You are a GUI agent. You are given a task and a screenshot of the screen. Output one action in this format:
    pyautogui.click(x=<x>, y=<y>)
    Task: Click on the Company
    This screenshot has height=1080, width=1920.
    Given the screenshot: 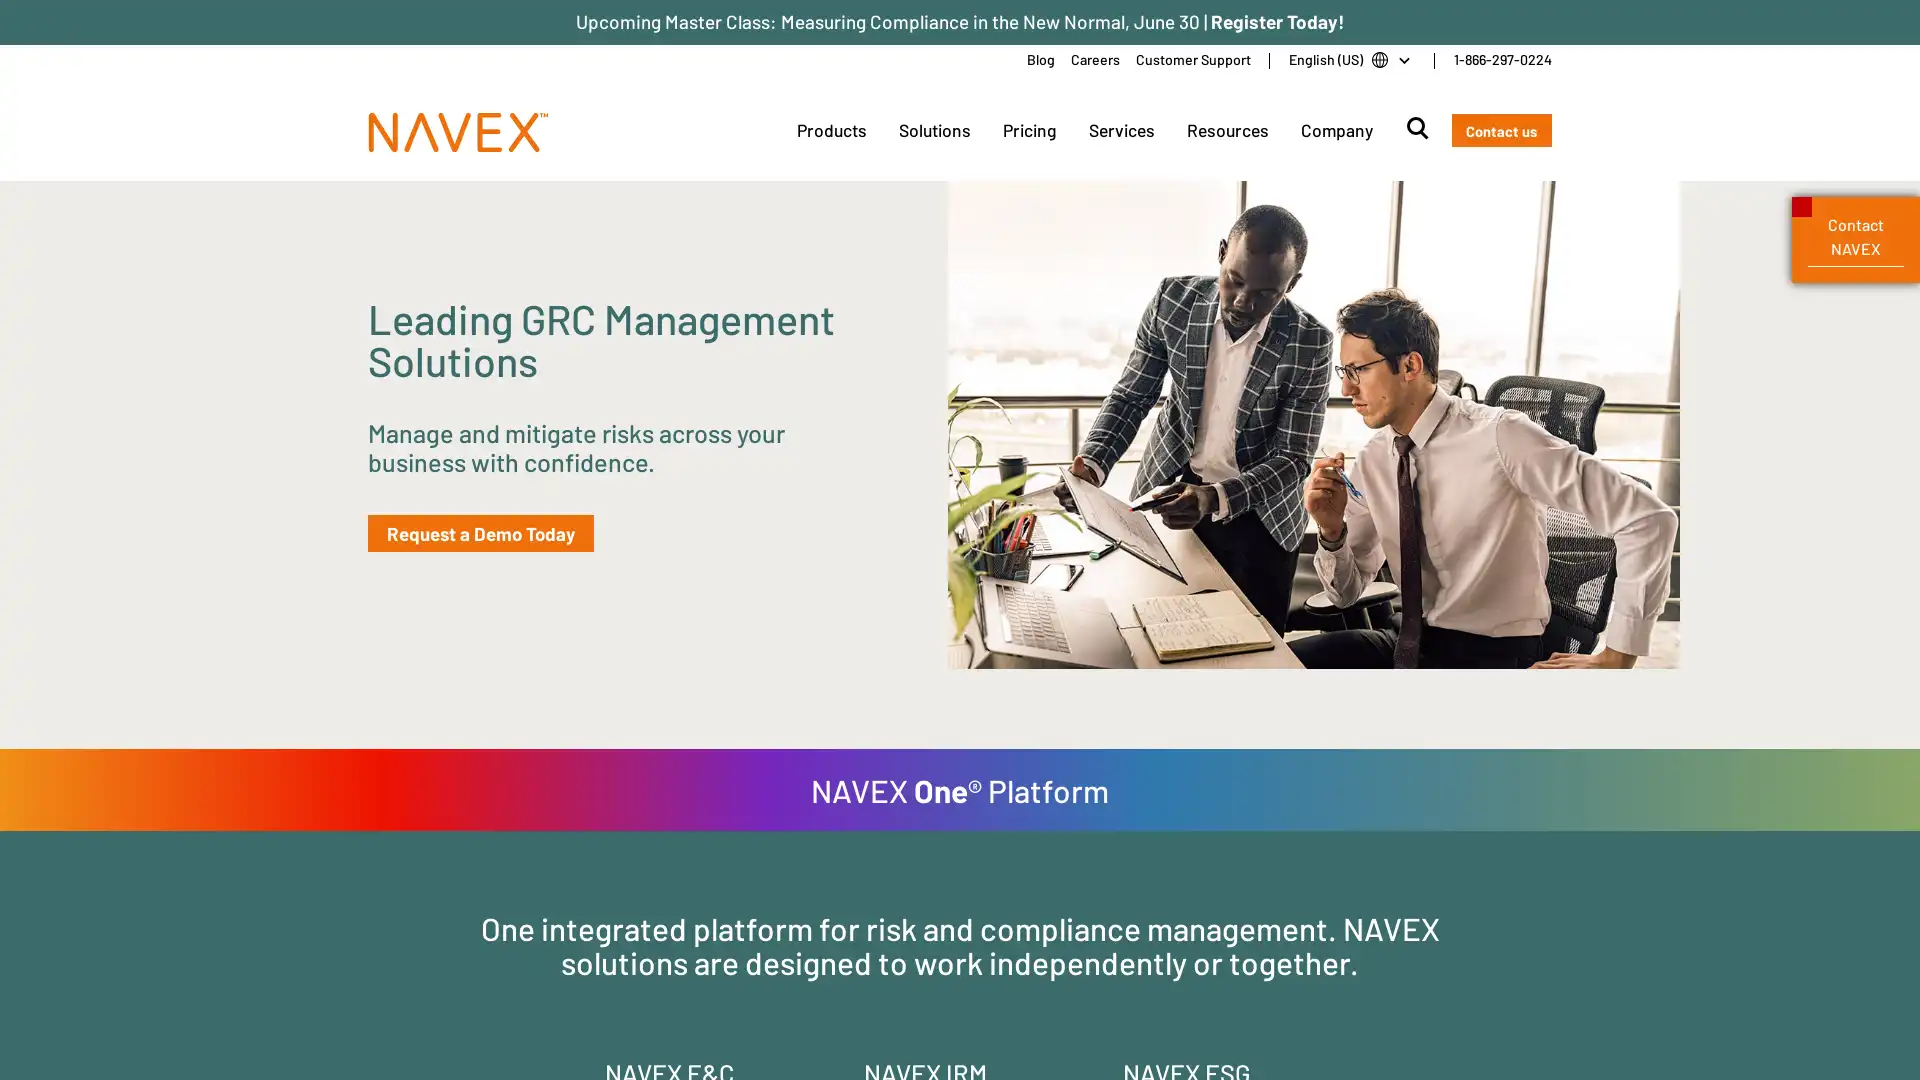 What is the action you would take?
    pyautogui.click(x=1335, y=130)
    